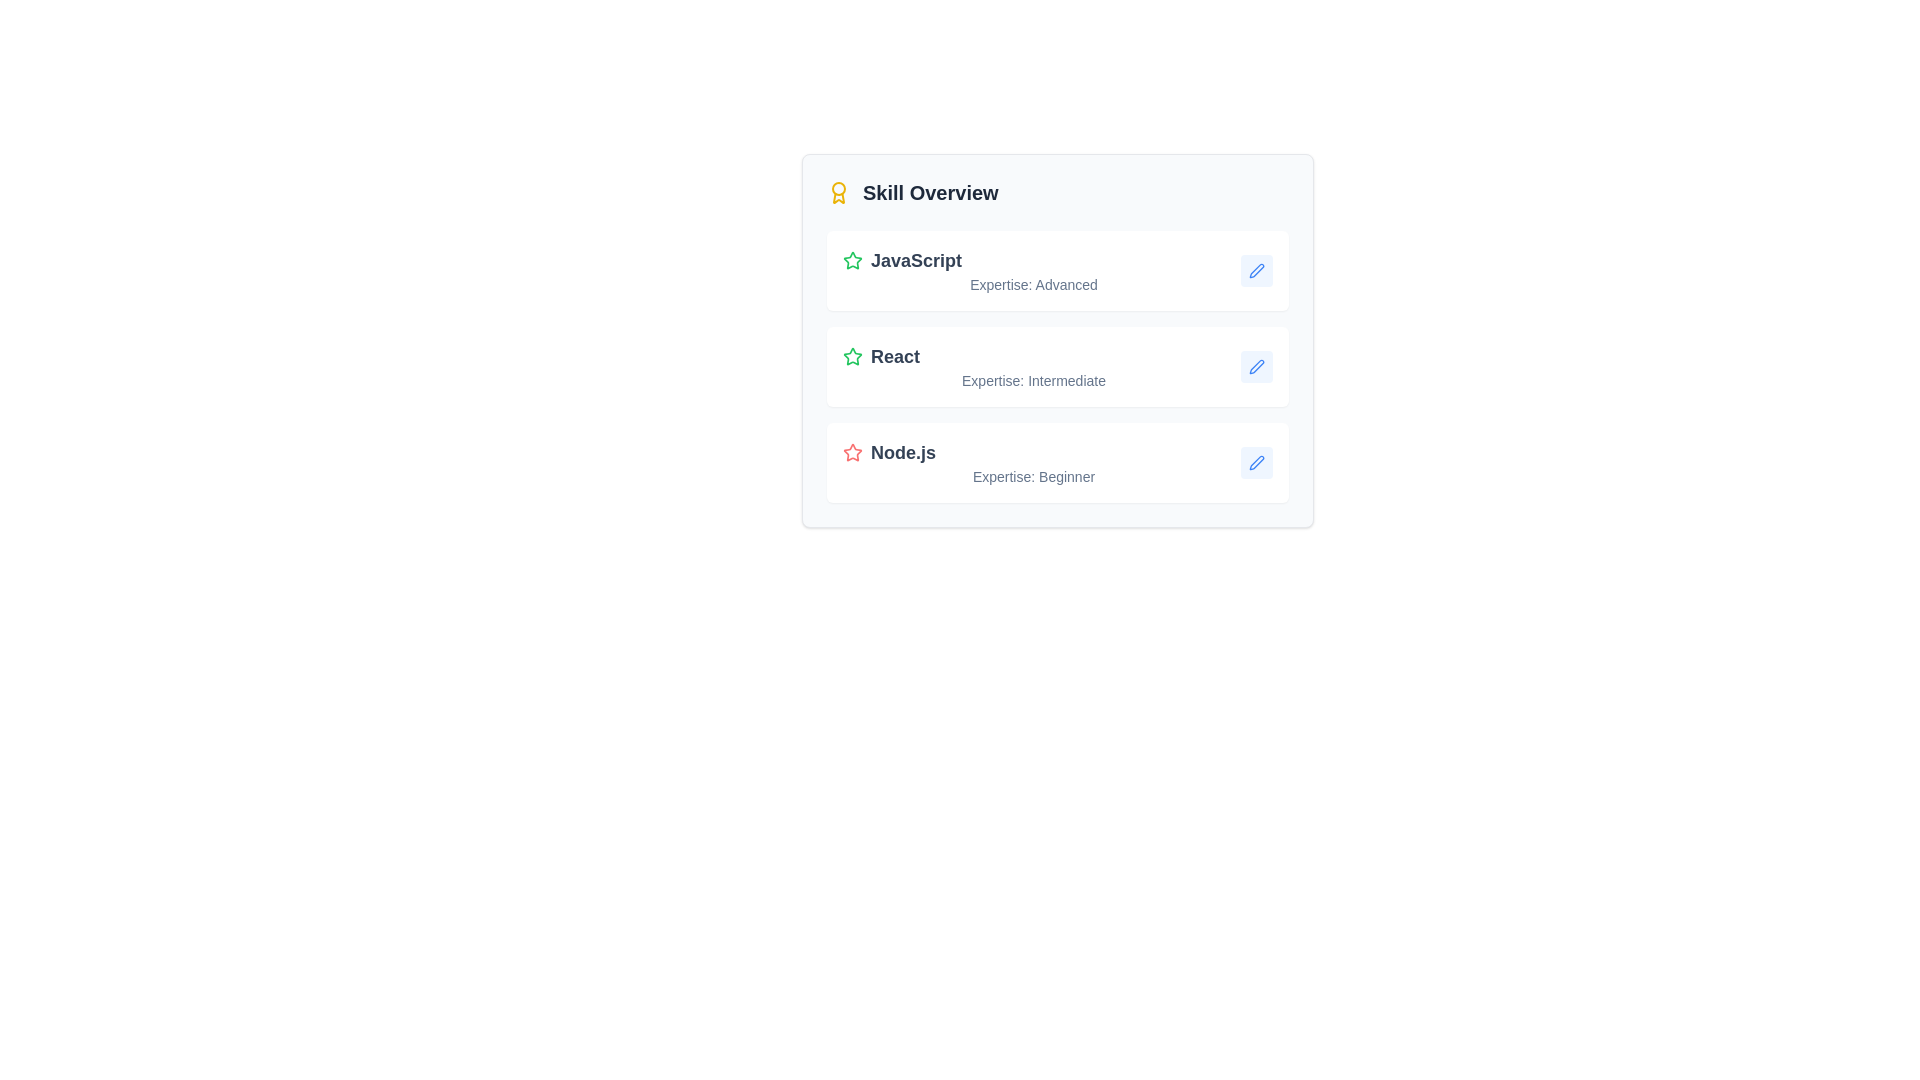  Describe the element at coordinates (1033, 270) in the screenshot. I see `the 'JavaScript' skill information display block, which features the text 'JavaScript' in bold and larger font, followed by 'Expertise: Advanced' in a smaller font, along with a green star icon` at that location.